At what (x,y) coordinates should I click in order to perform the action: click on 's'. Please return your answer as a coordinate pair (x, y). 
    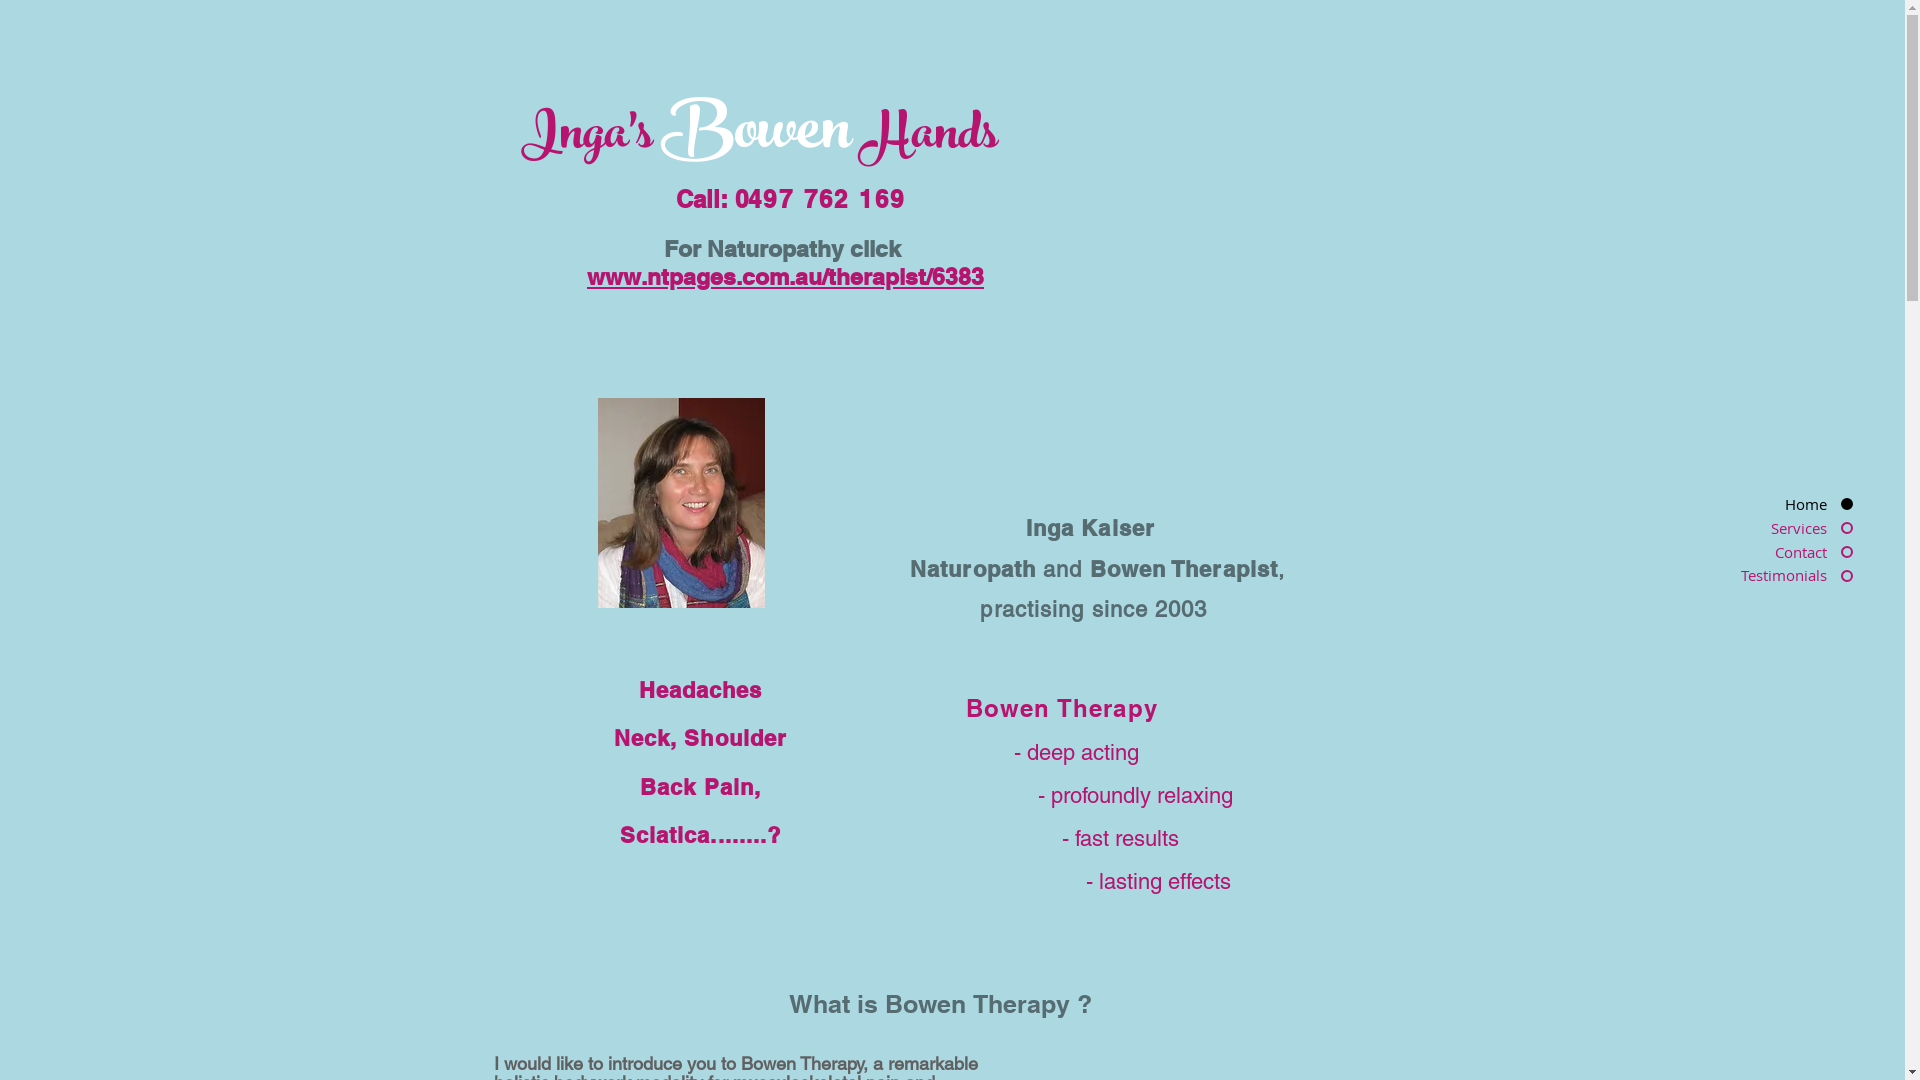
    Looking at the image, I should click on (644, 137).